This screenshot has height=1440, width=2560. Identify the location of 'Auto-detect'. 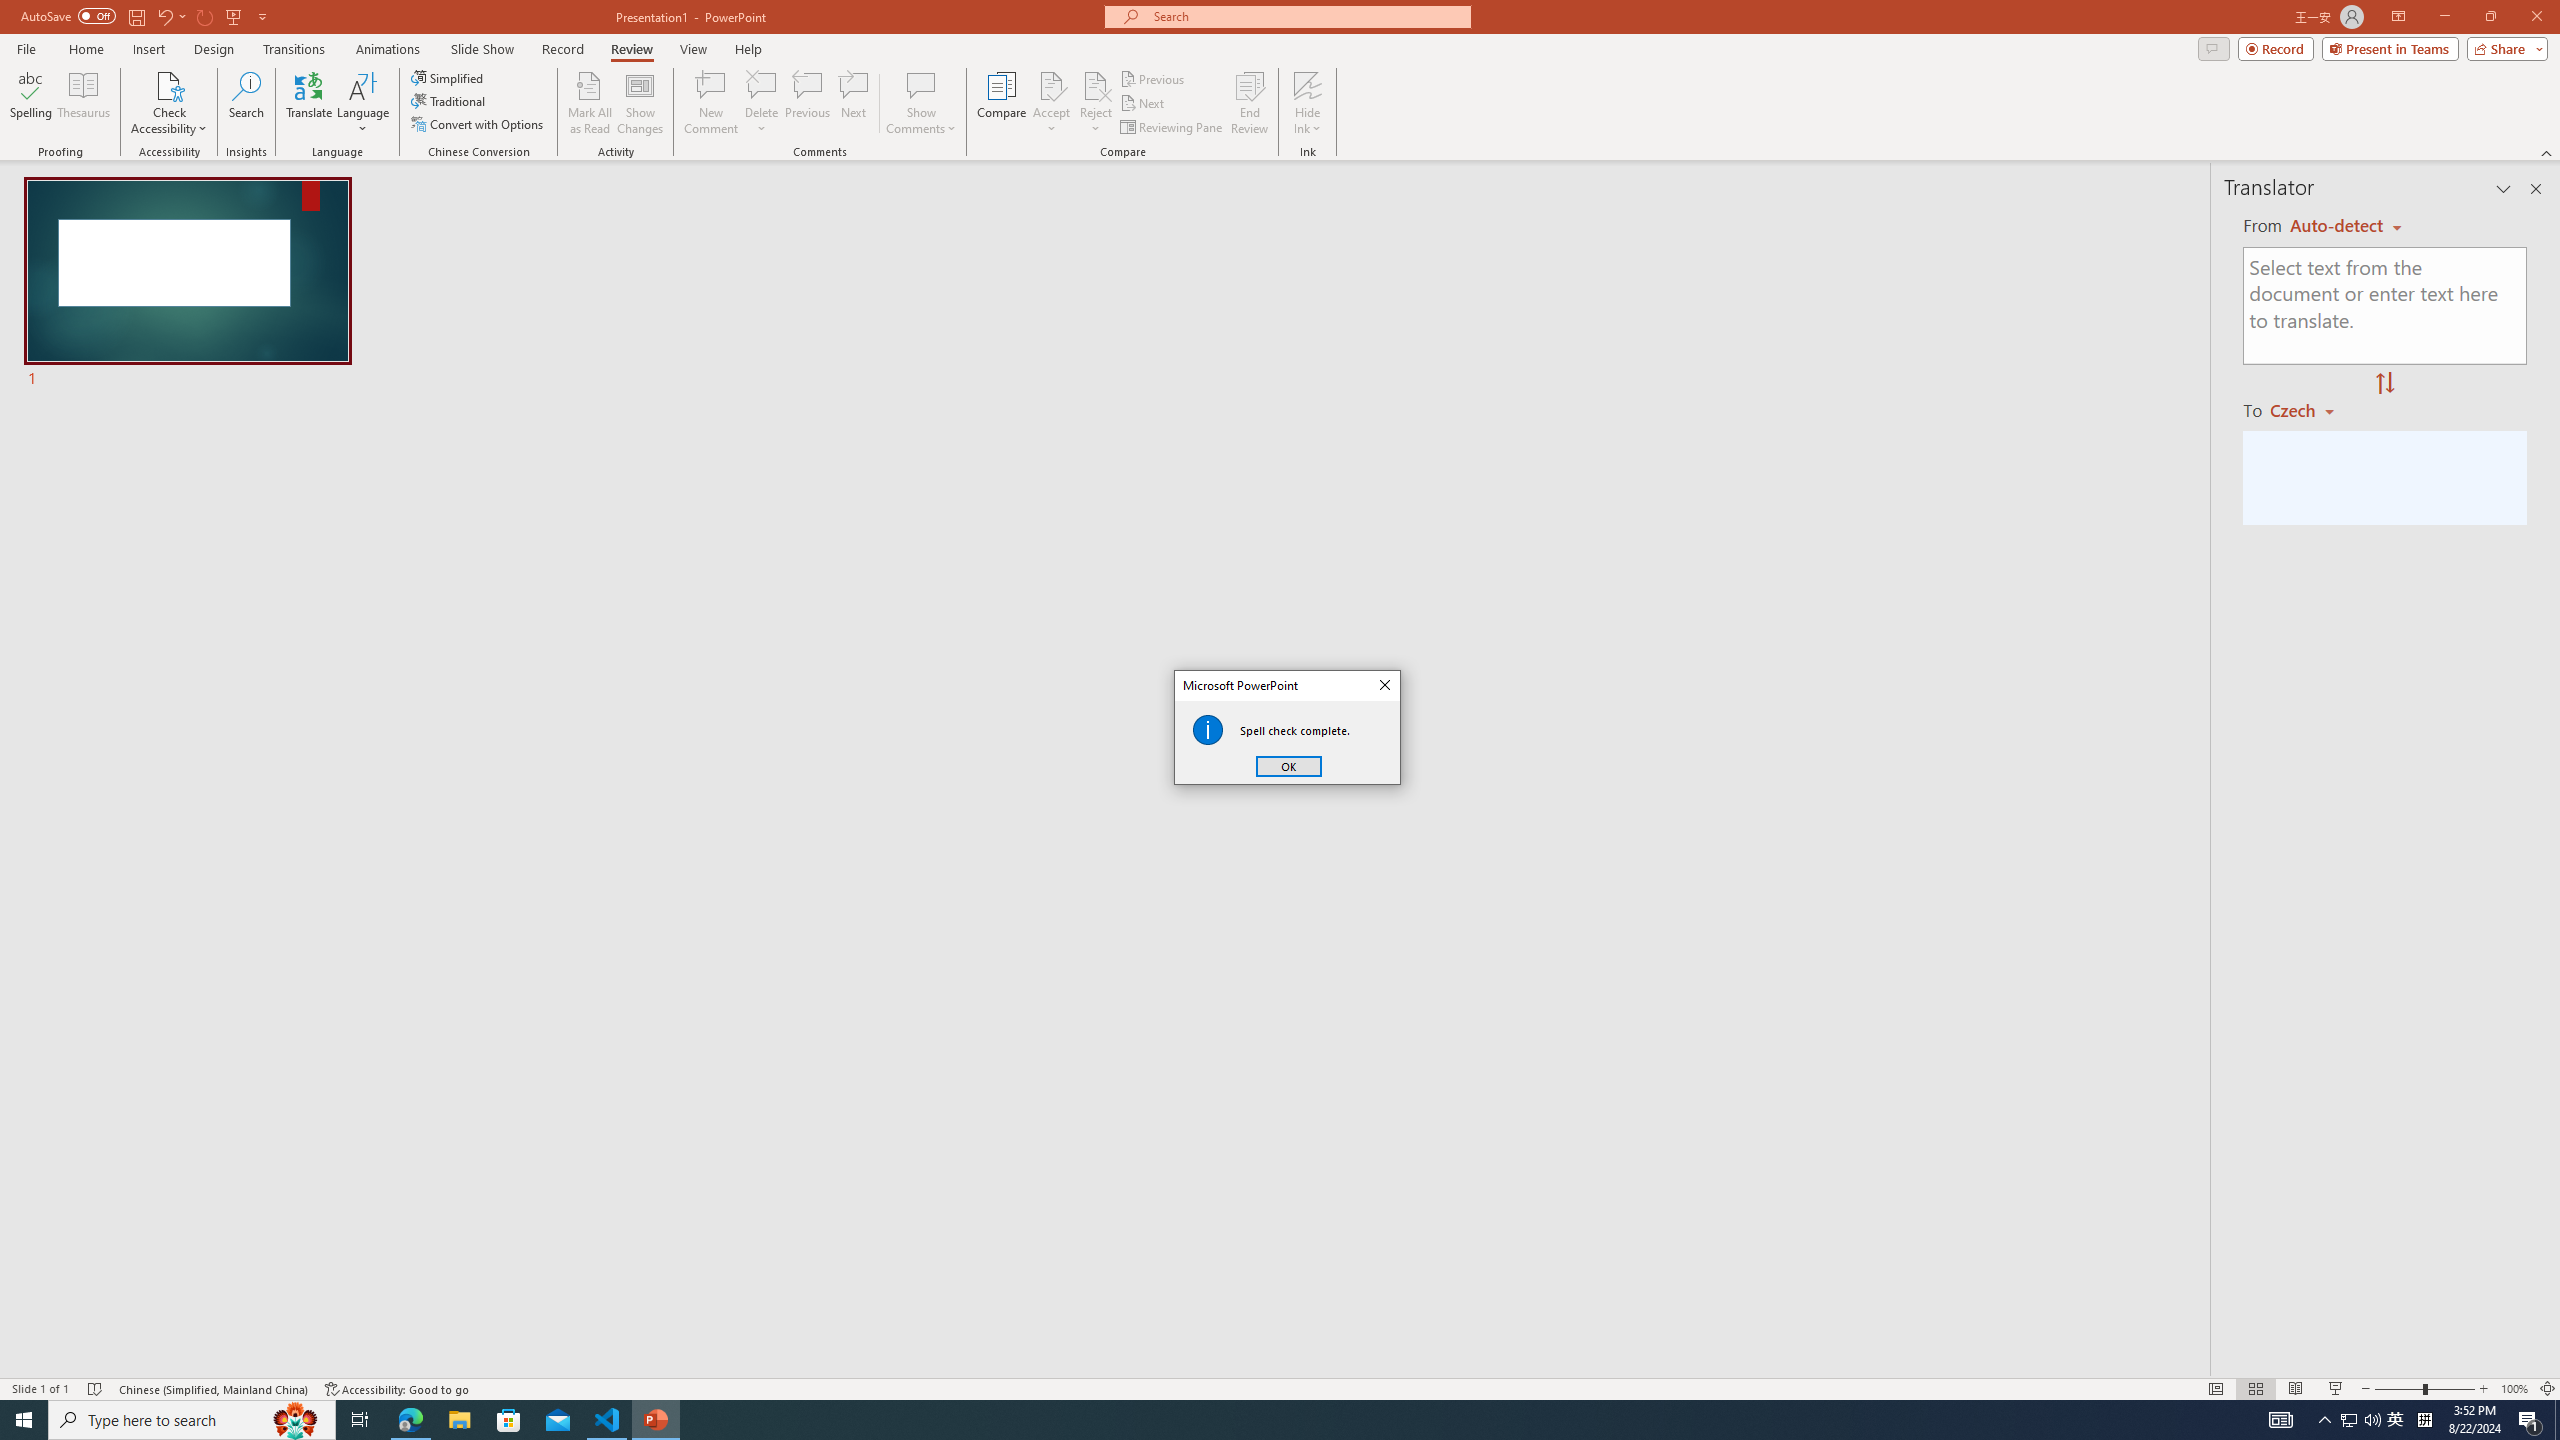
(2345, 225).